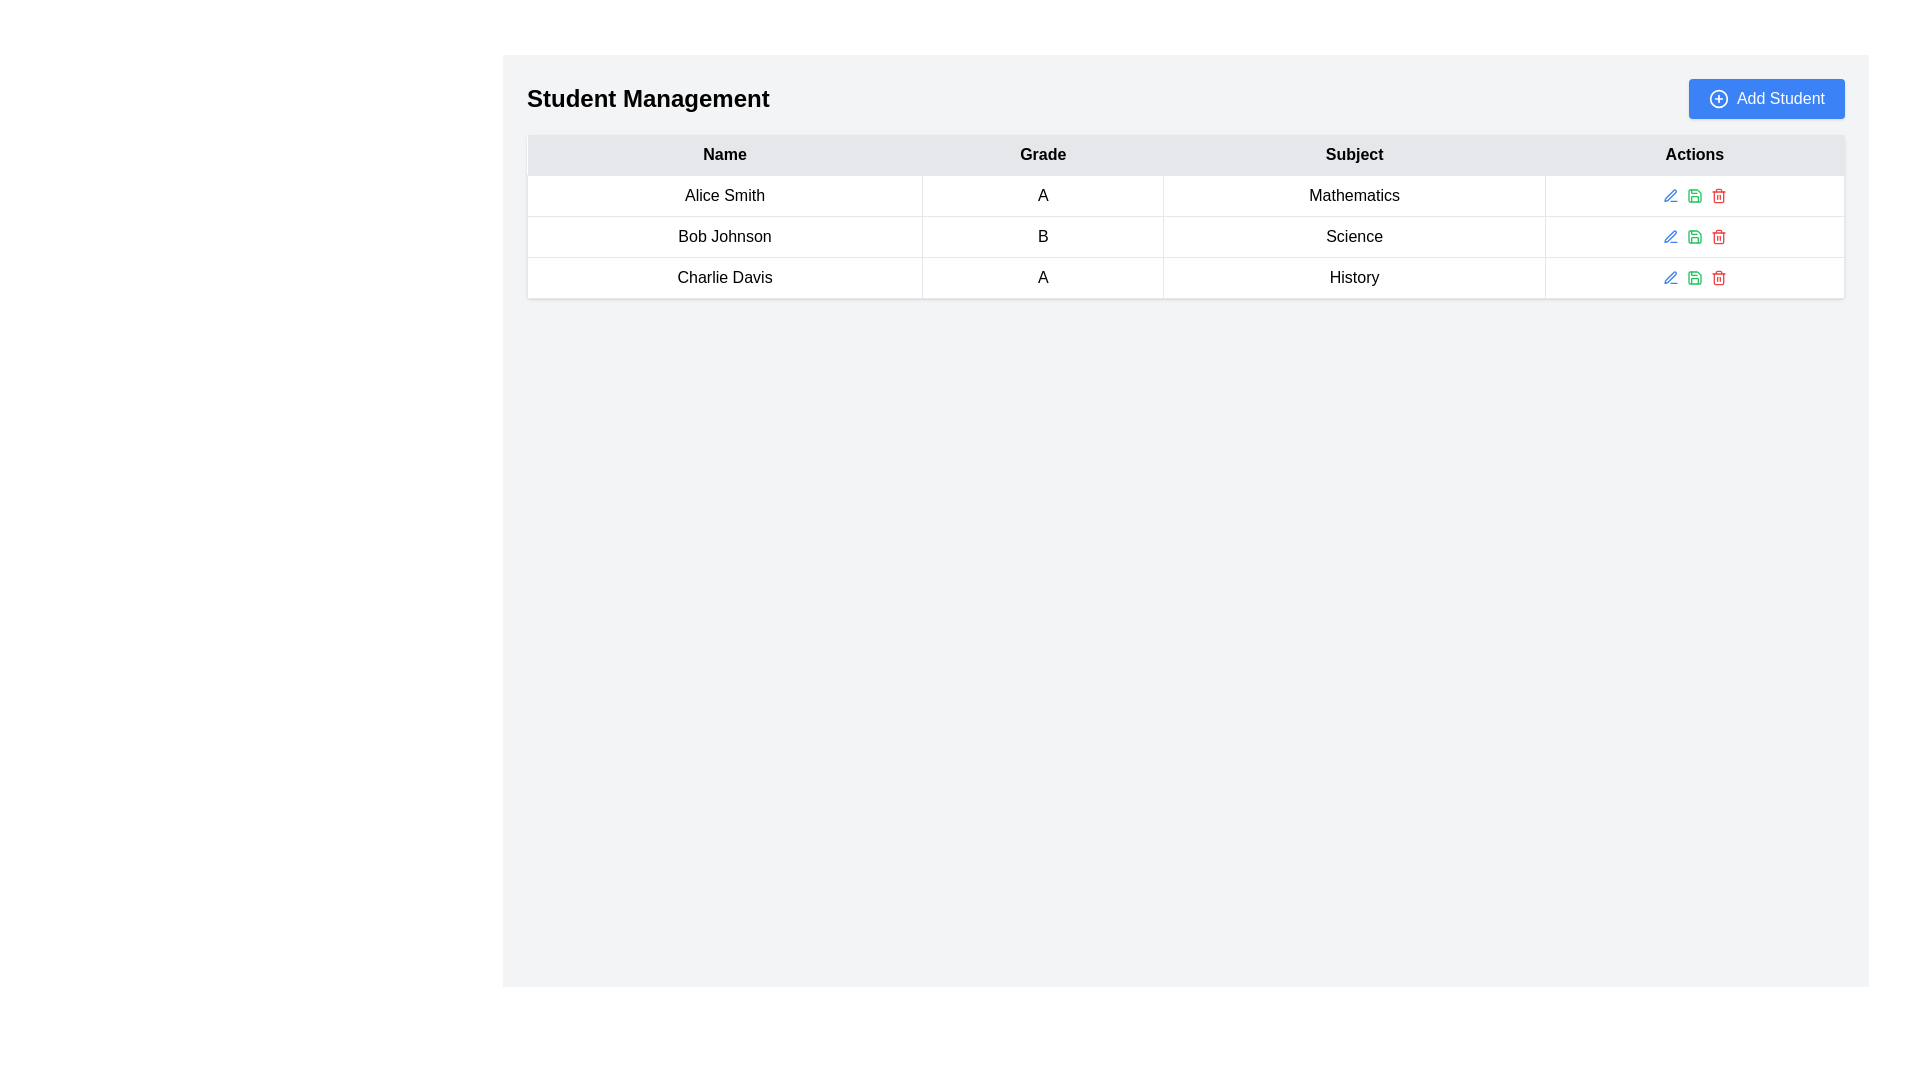 The height and width of the screenshot is (1080, 1920). What do you see at coordinates (1693, 196) in the screenshot?
I see `the green icon in the Action button group located in the 'Actions' column for the 'Mathematics' subject in the first row` at bounding box center [1693, 196].